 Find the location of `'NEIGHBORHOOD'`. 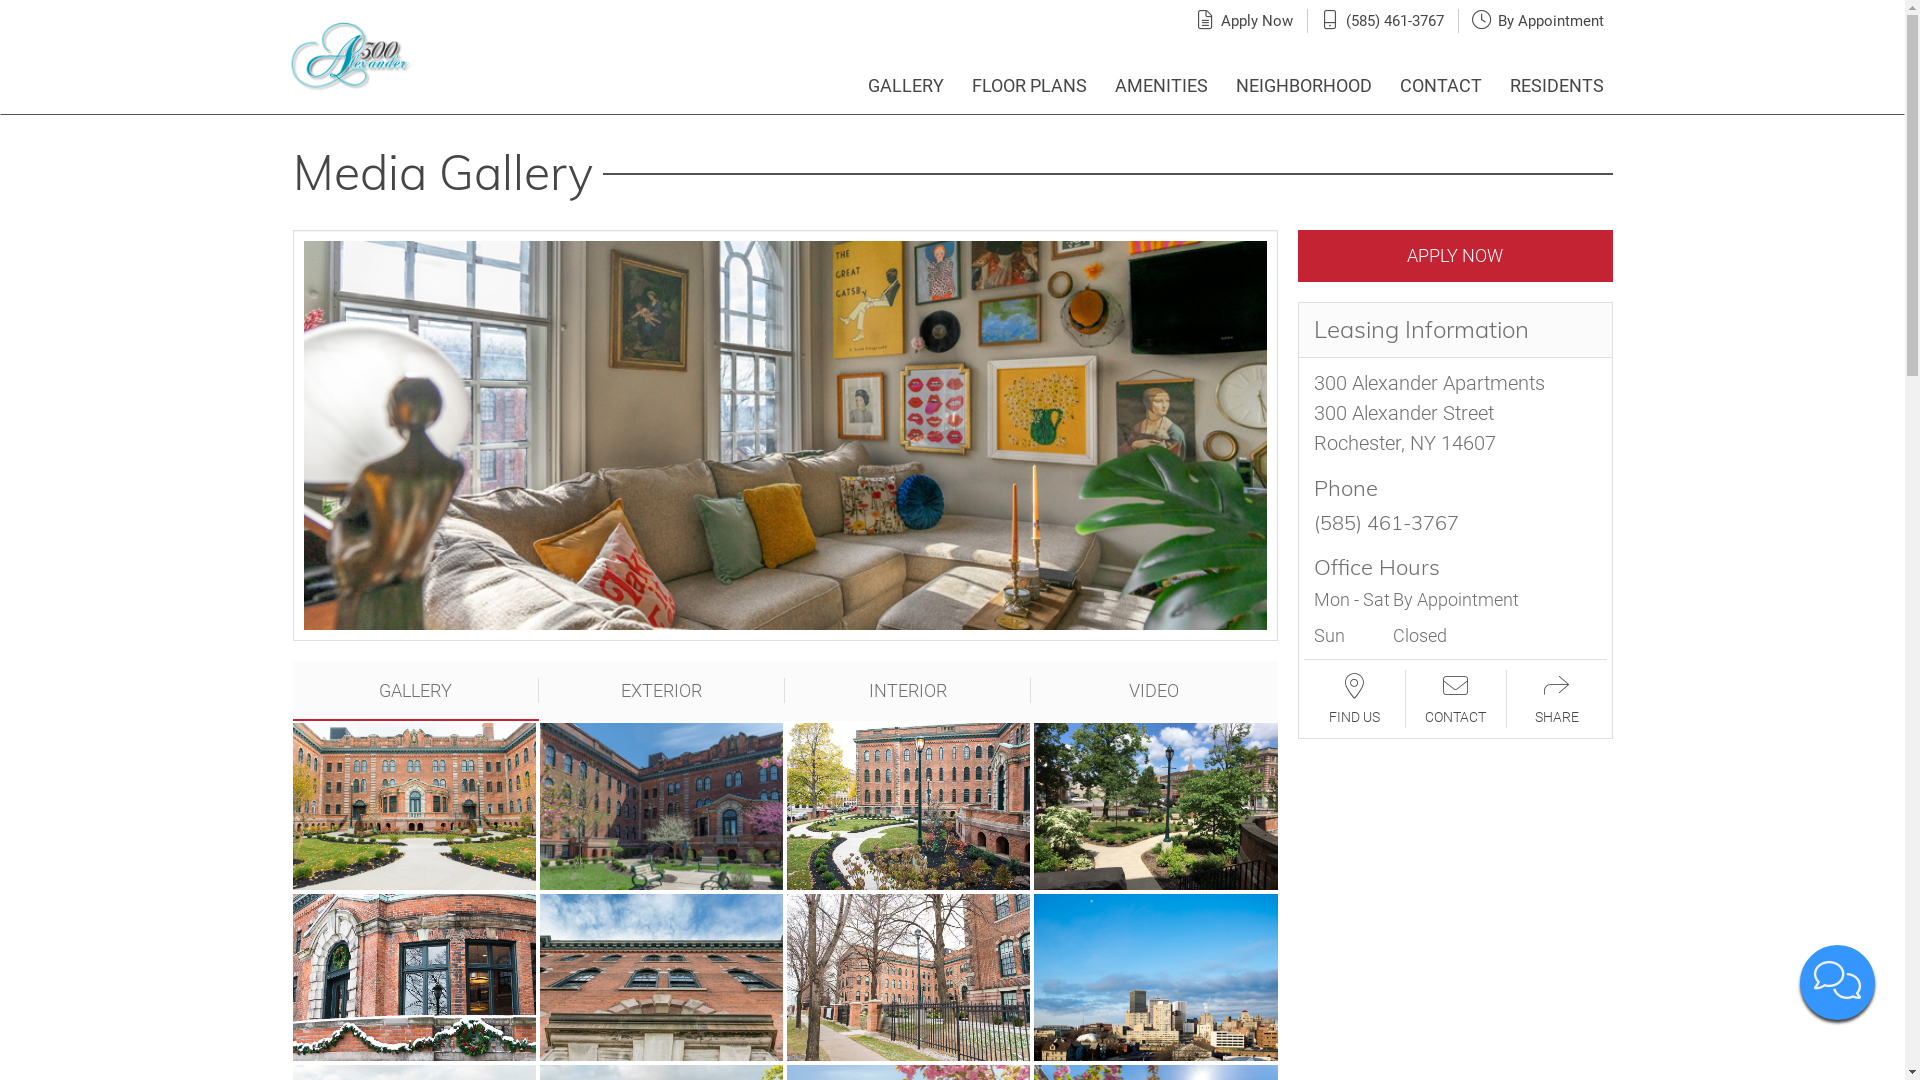

'NEIGHBORHOOD' is located at coordinates (1221, 76).